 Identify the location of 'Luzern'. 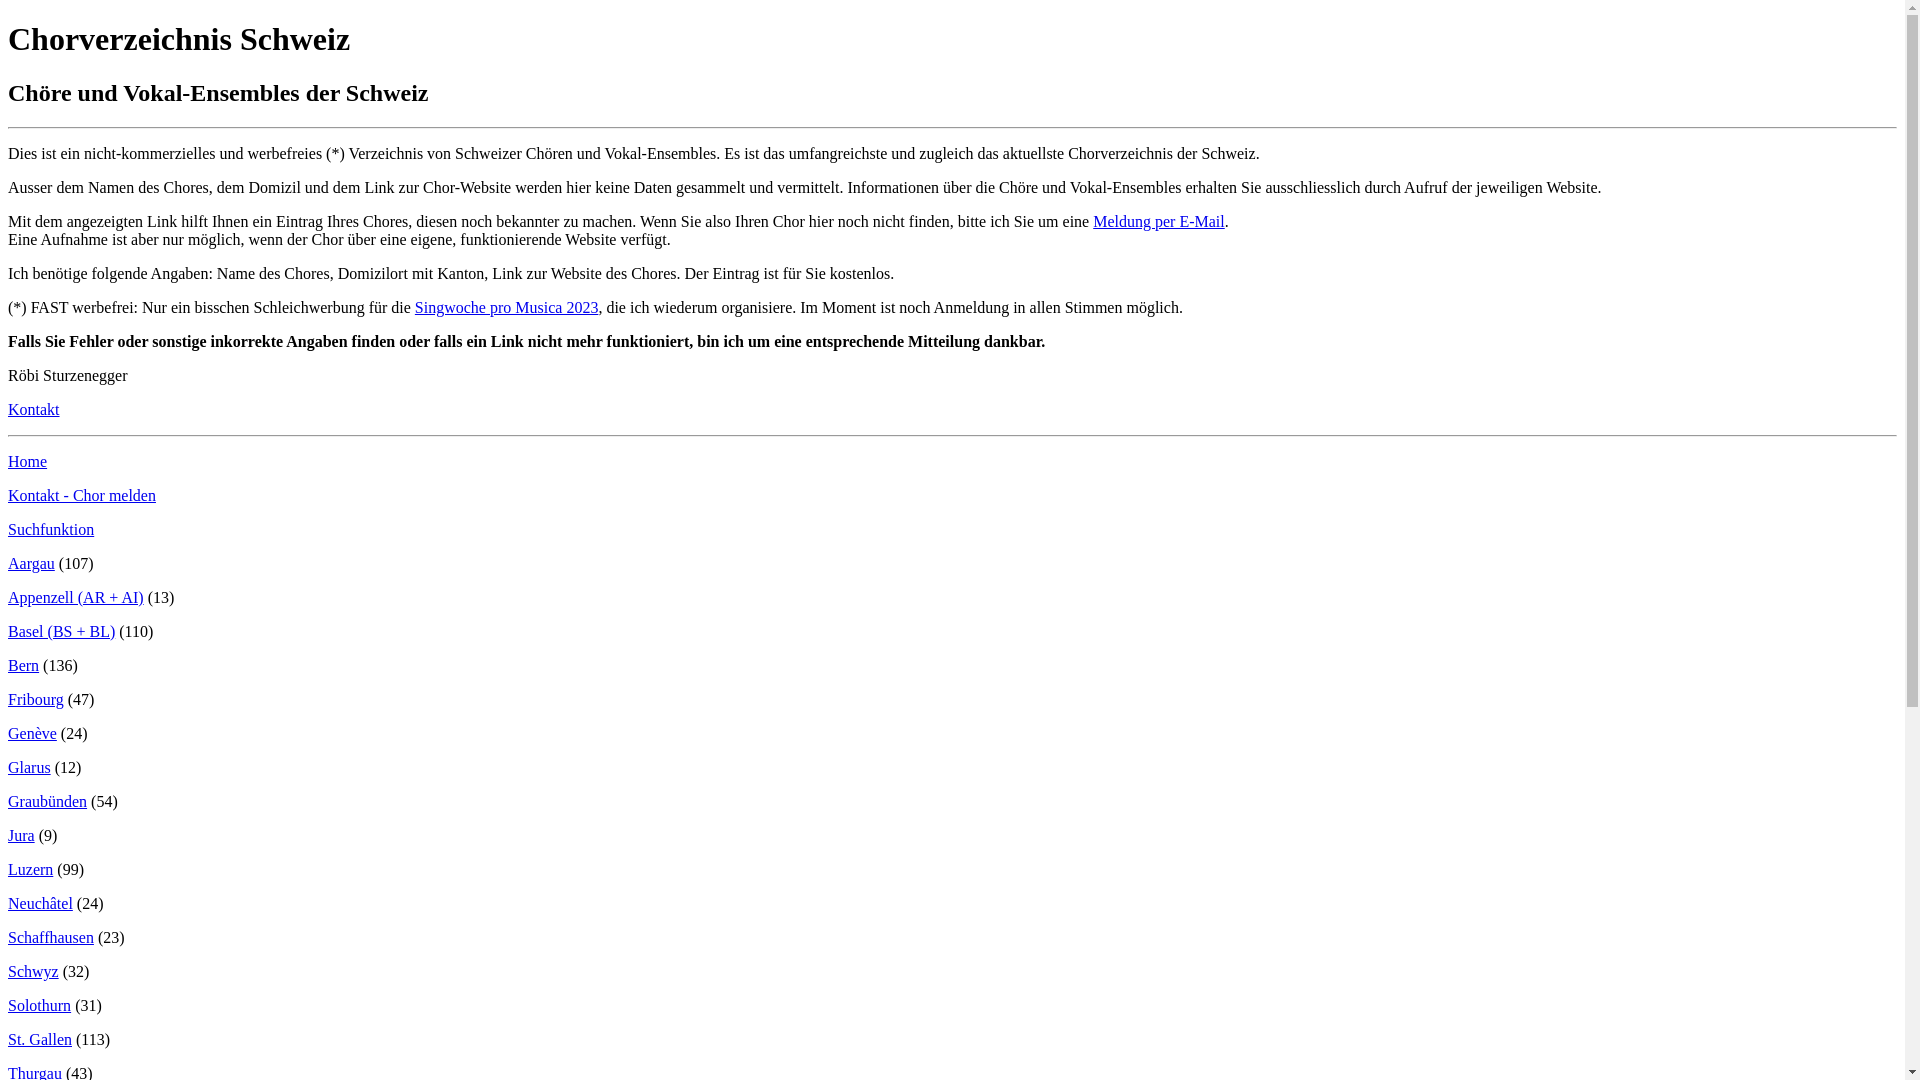
(30, 868).